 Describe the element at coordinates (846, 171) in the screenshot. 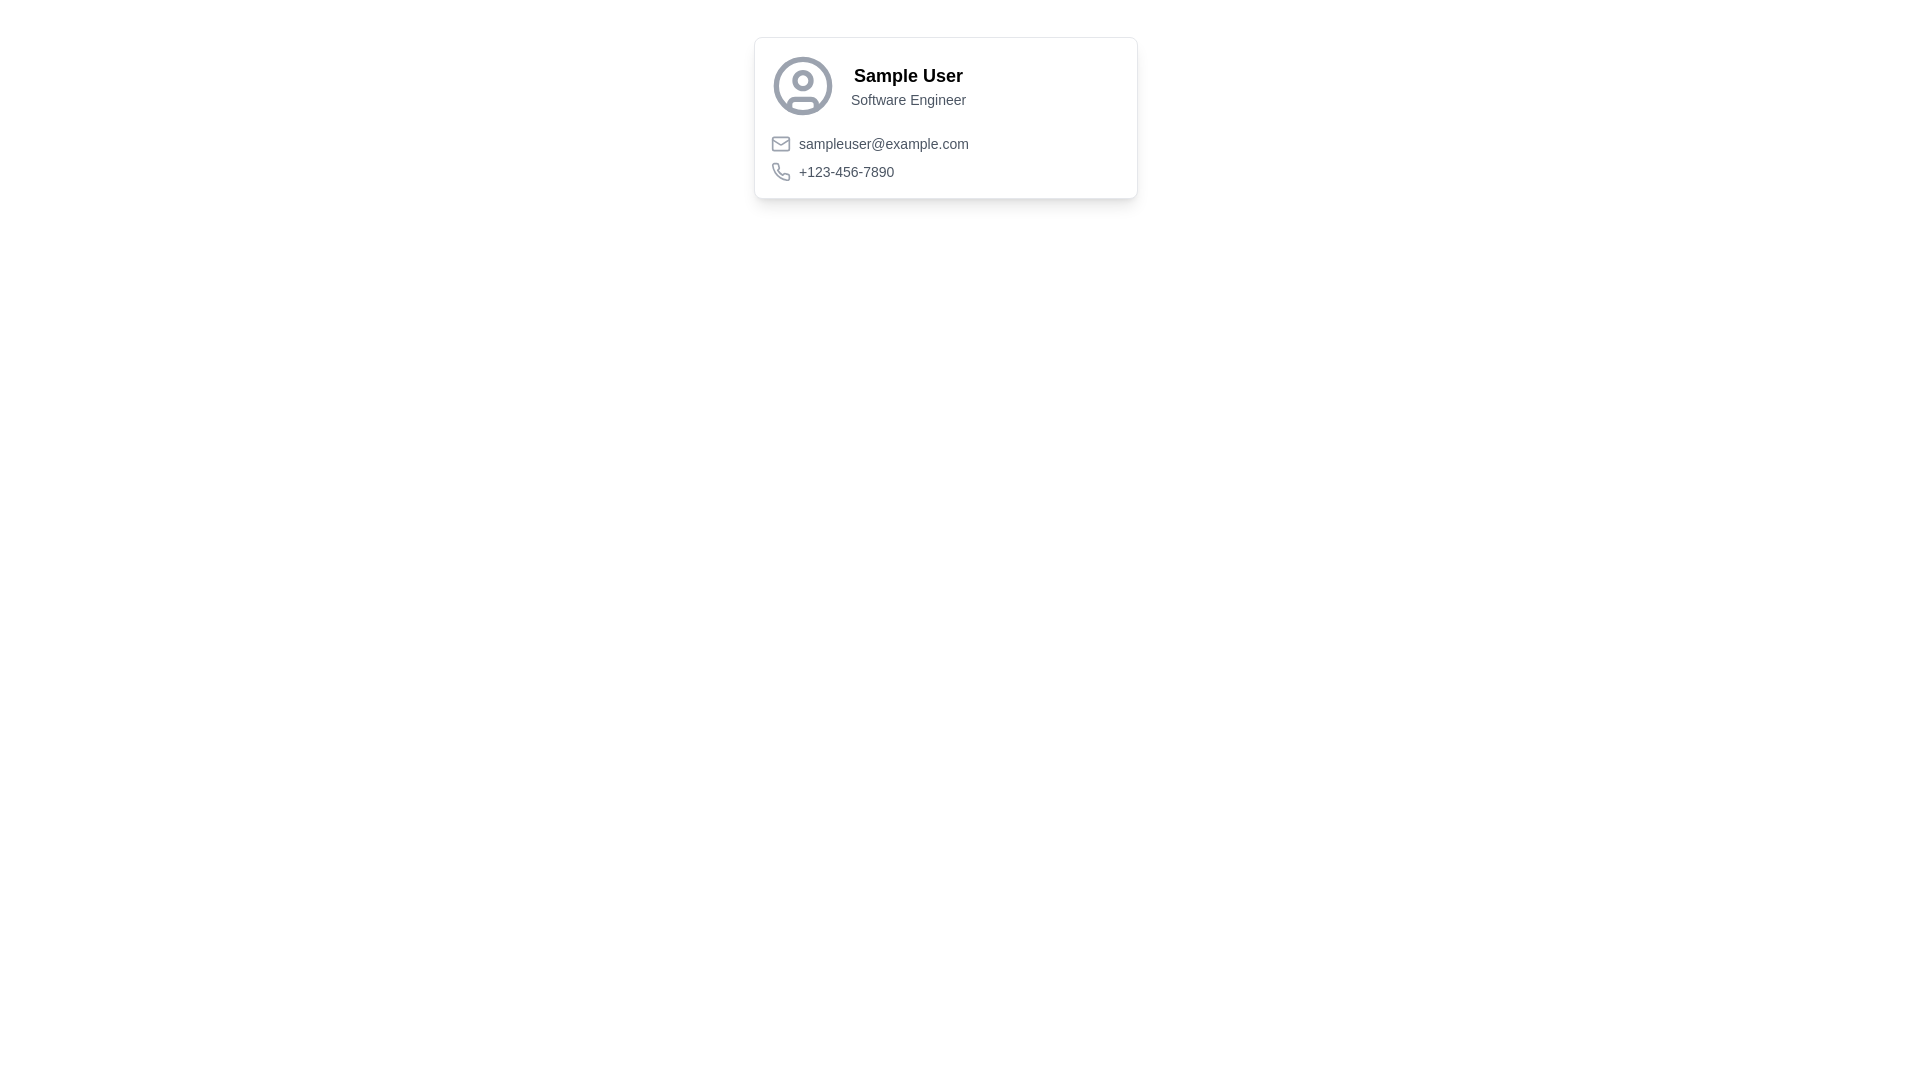

I see `the phone number displayed` at that location.